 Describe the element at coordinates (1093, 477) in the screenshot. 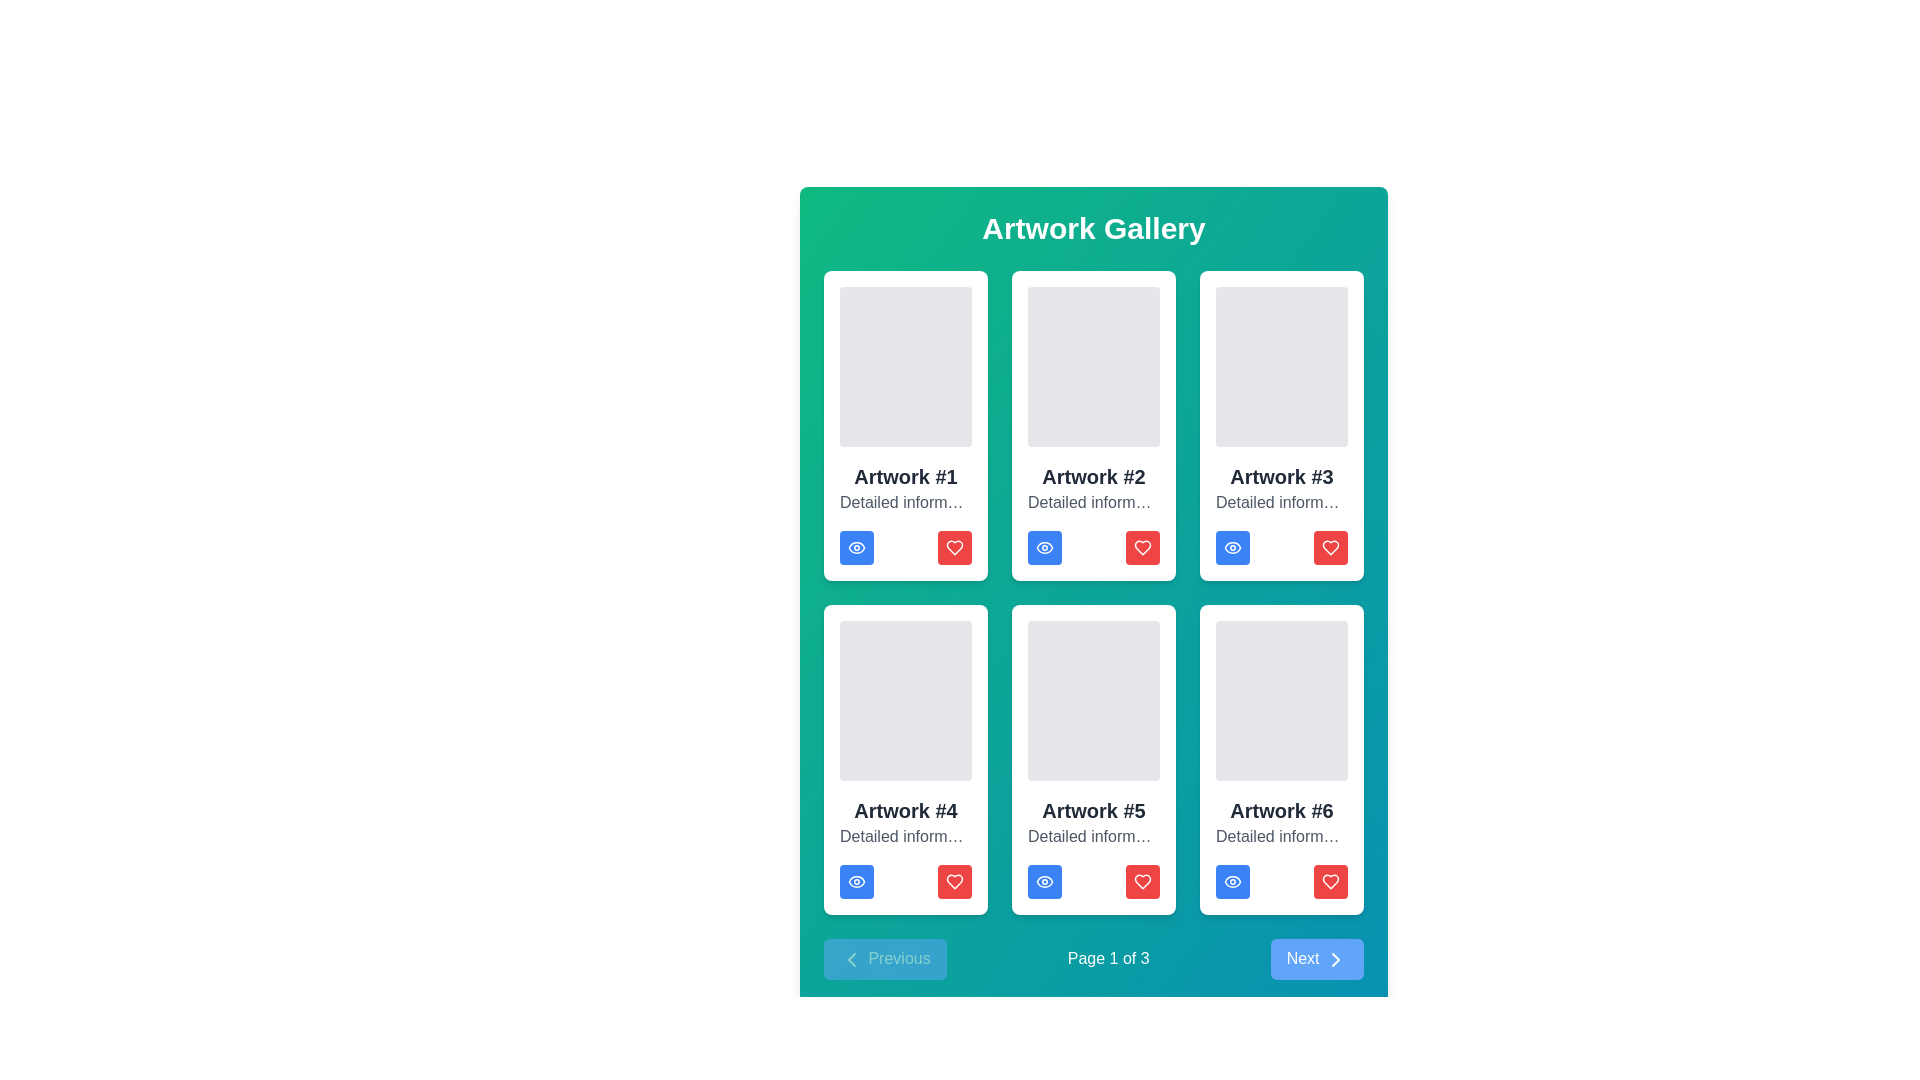

I see `the text label that serves as the title of the artwork, located below the thumbnail image and above the description in the second item of the grid layout, which is horizontally centered in its grid cell` at that location.